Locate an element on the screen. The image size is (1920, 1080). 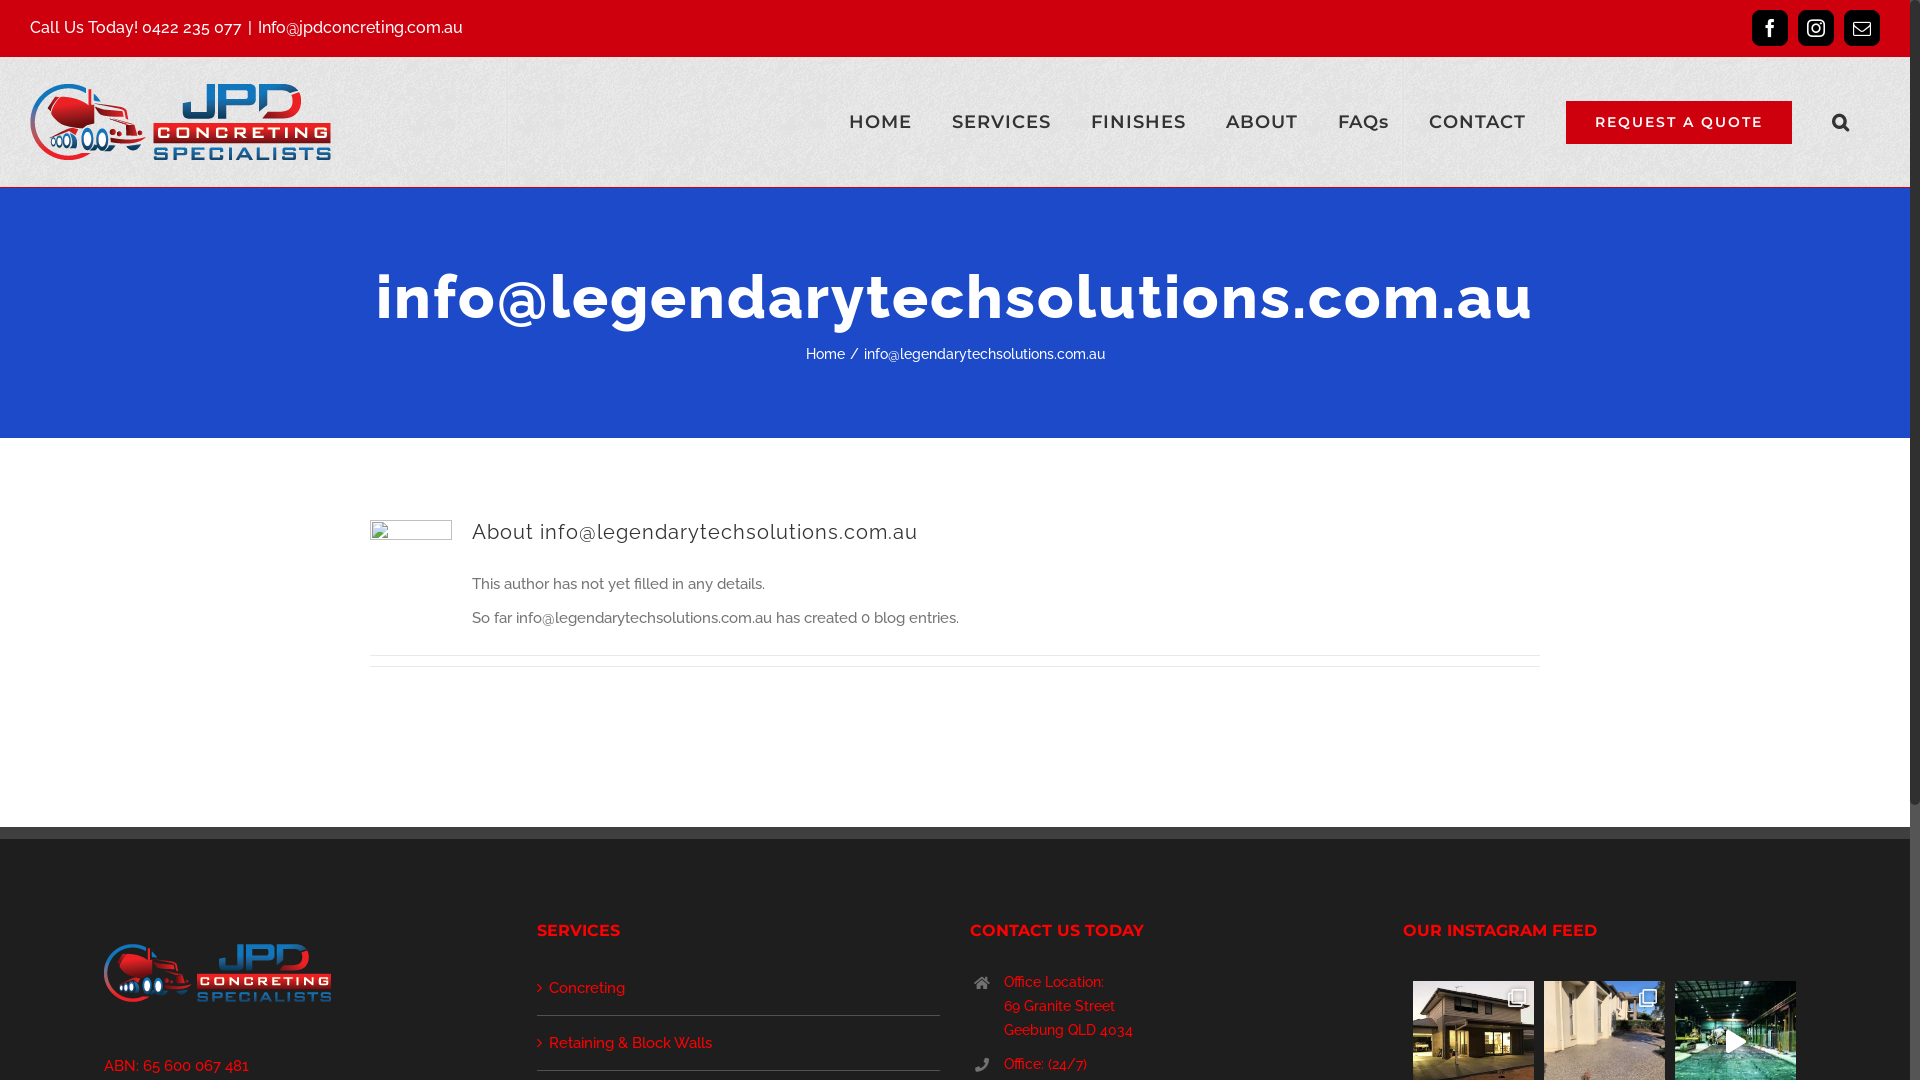
'CONTACT' is located at coordinates (1477, 122).